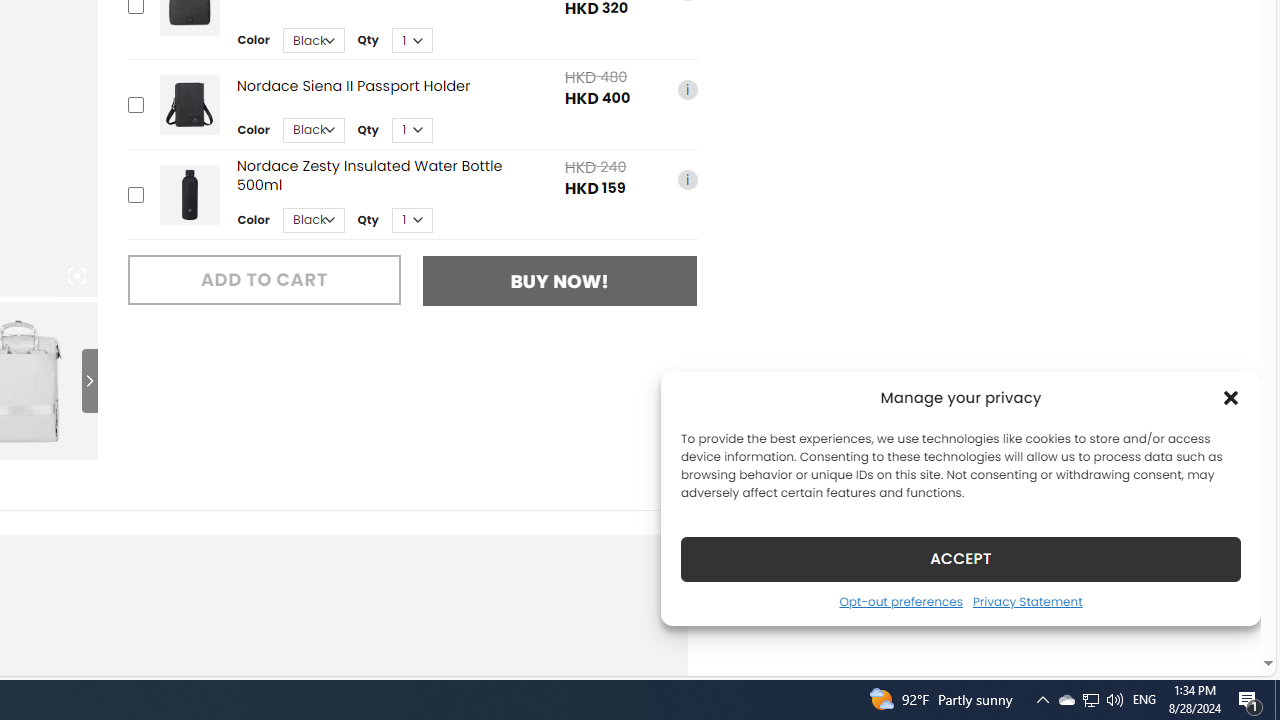 This screenshot has width=1280, height=720. I want to click on 'ACCEPT', so click(961, 558).